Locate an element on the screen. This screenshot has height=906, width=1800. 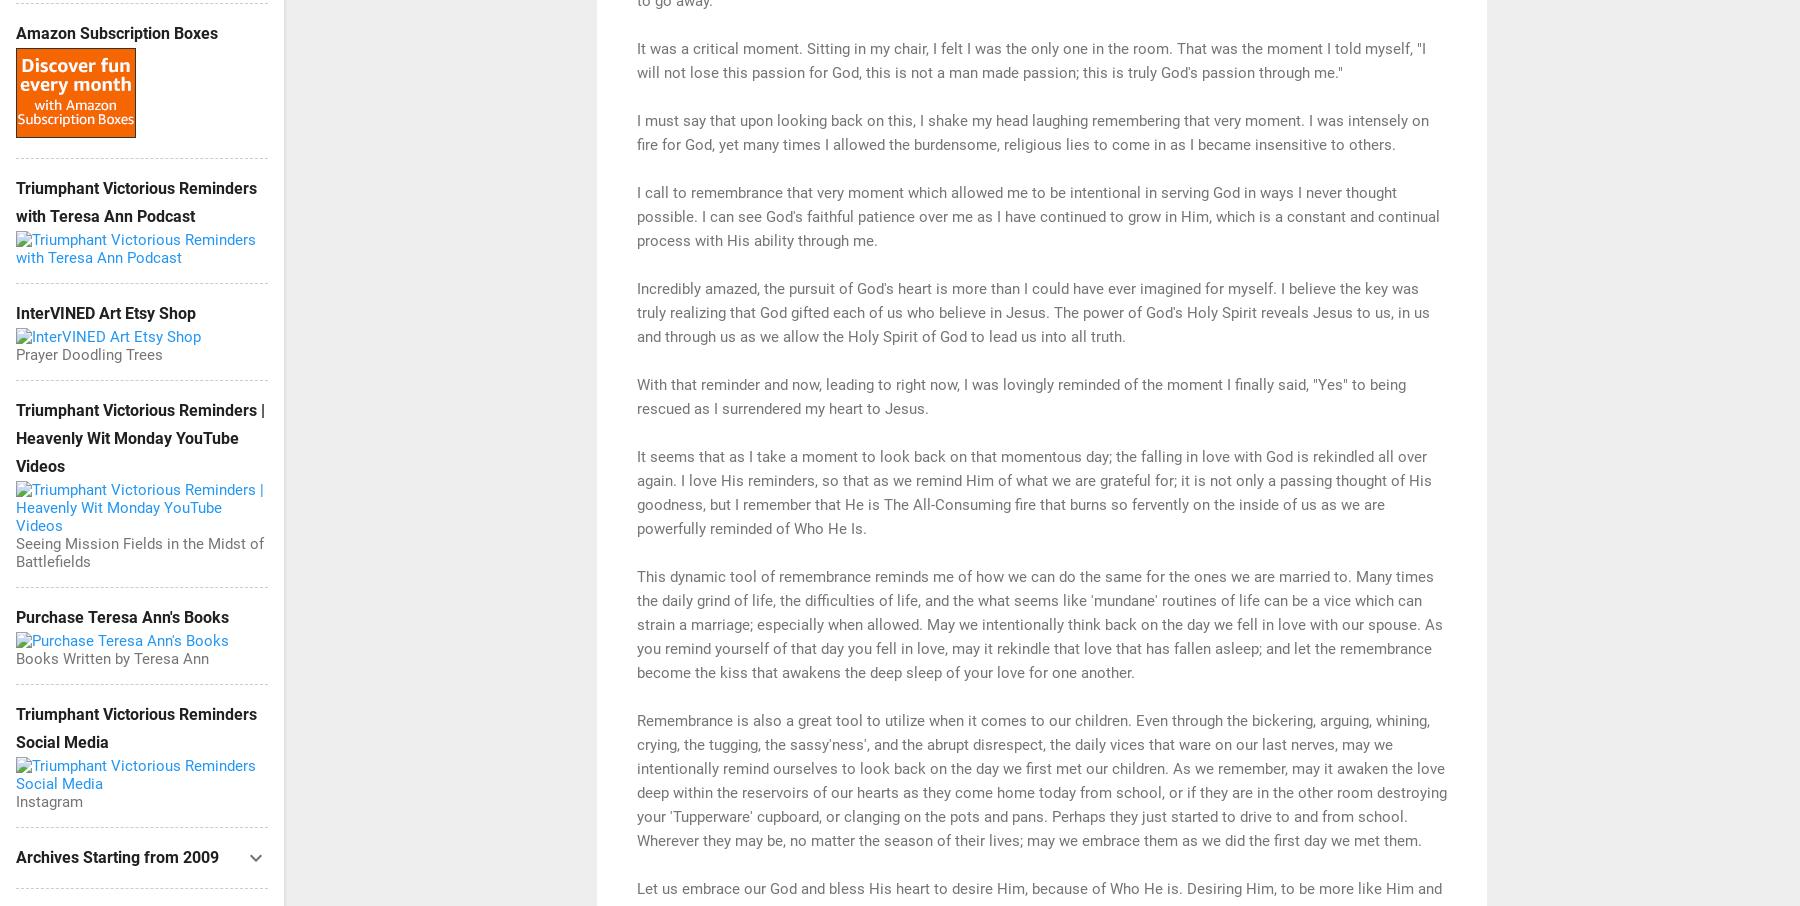
'InterVINED Art Etsy Shop' is located at coordinates (105, 312).